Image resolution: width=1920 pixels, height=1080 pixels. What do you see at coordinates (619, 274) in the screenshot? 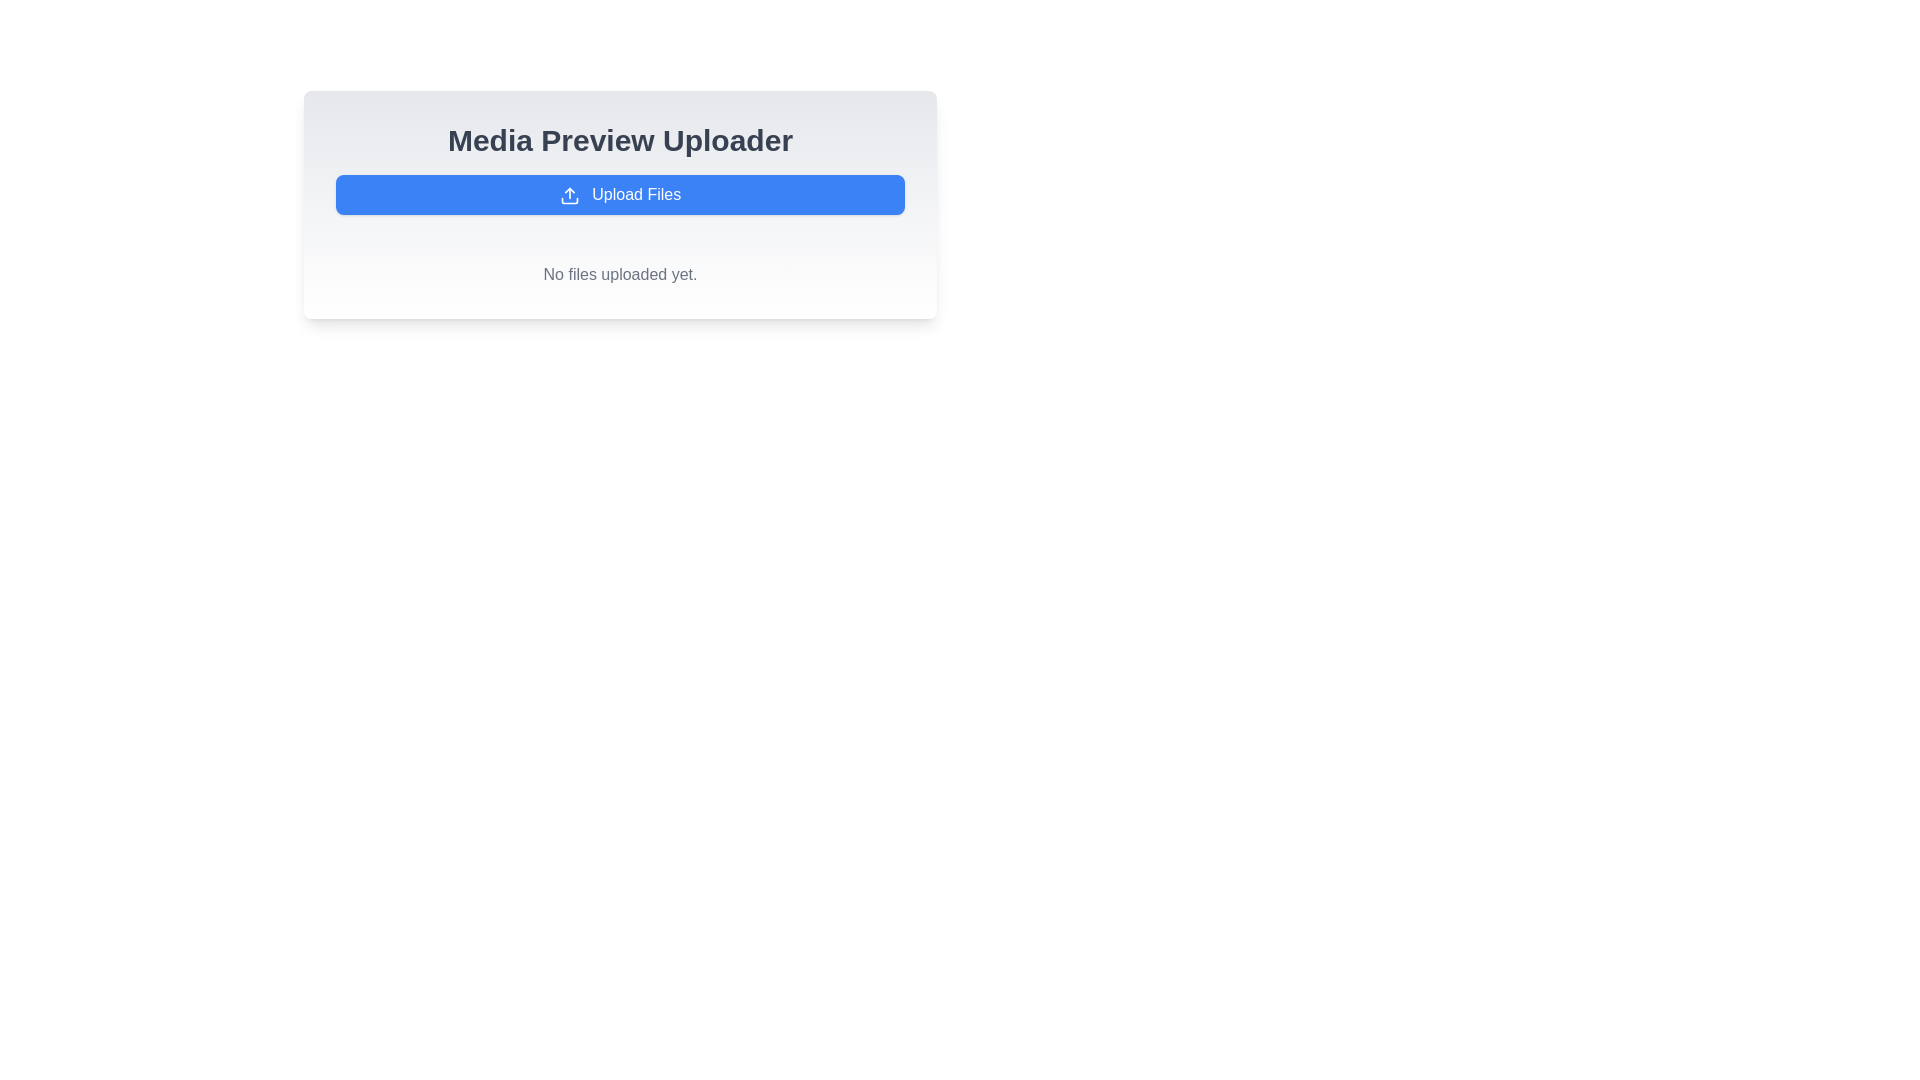
I see `the text label indicating that no files have been uploaded yet, which is positioned below the 'Upload Files' button` at bounding box center [619, 274].